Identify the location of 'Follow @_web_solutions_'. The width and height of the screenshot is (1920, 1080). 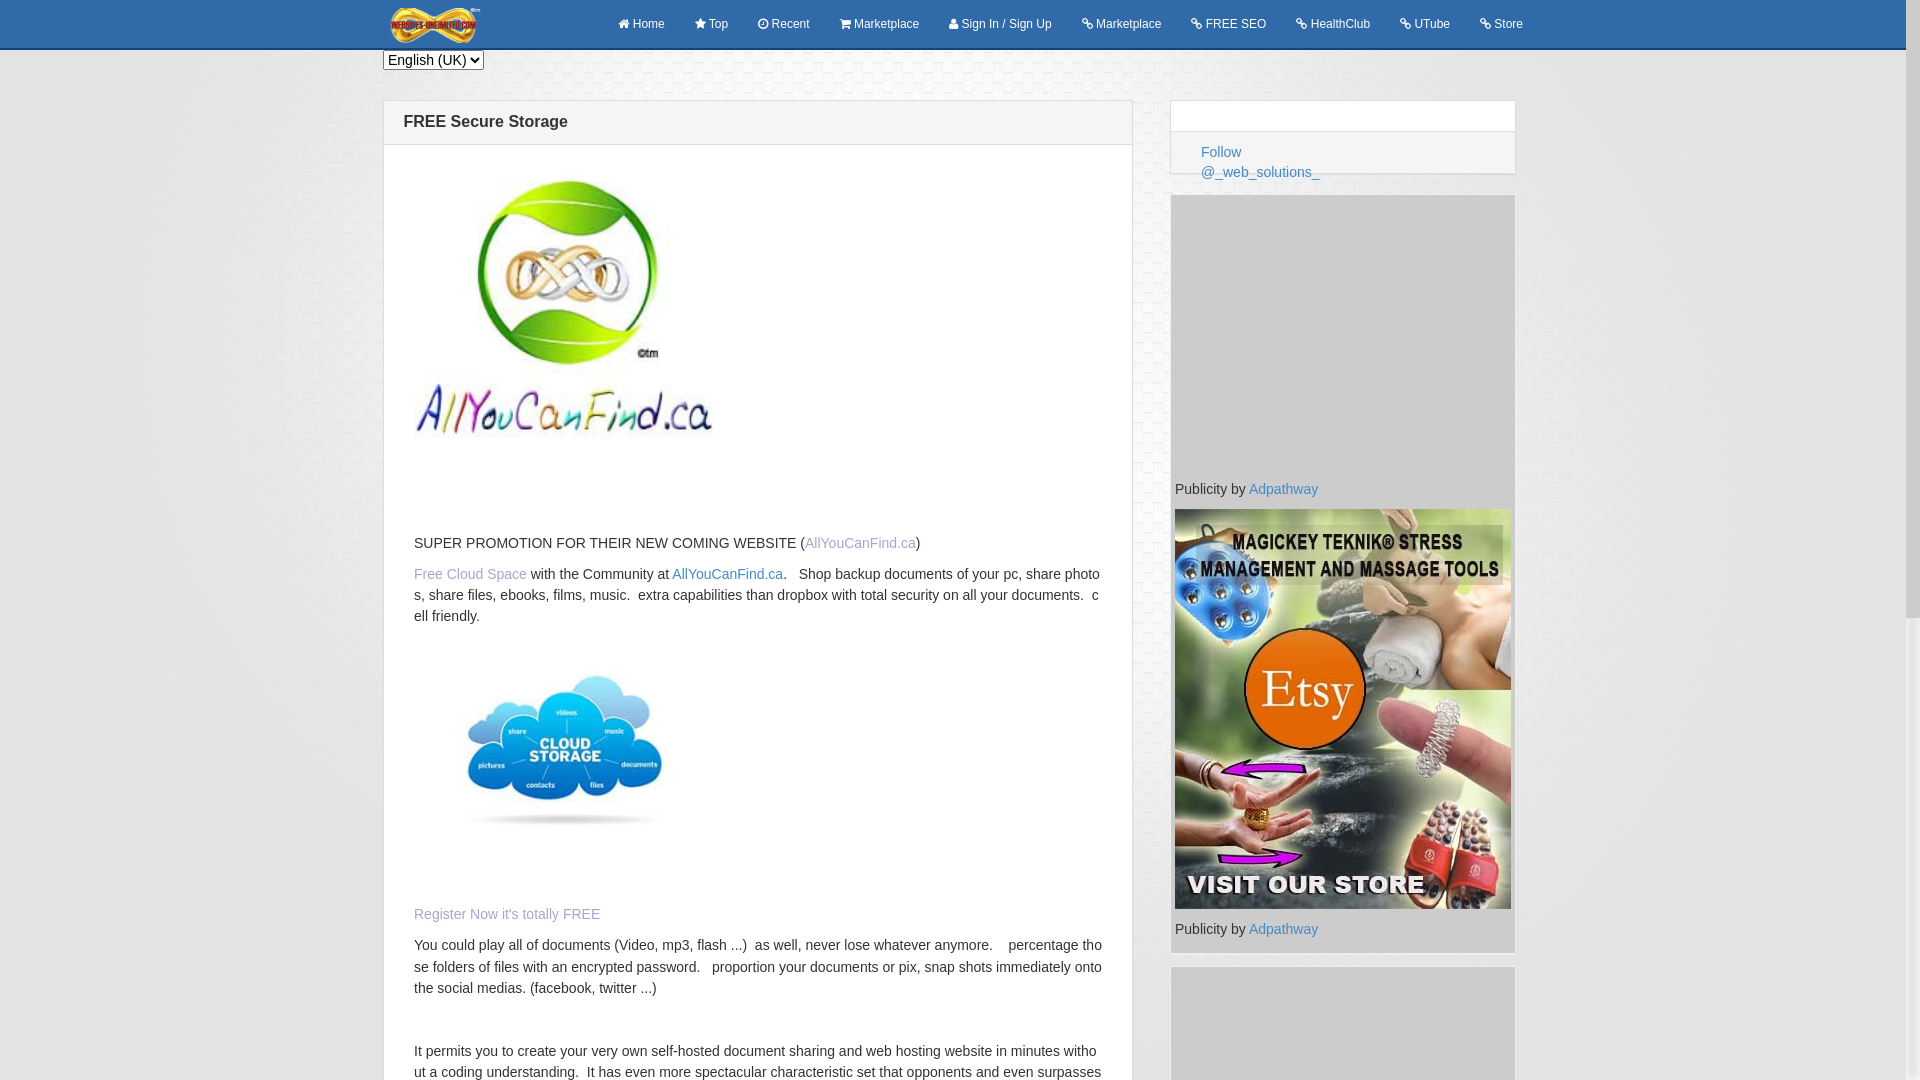
(1259, 161).